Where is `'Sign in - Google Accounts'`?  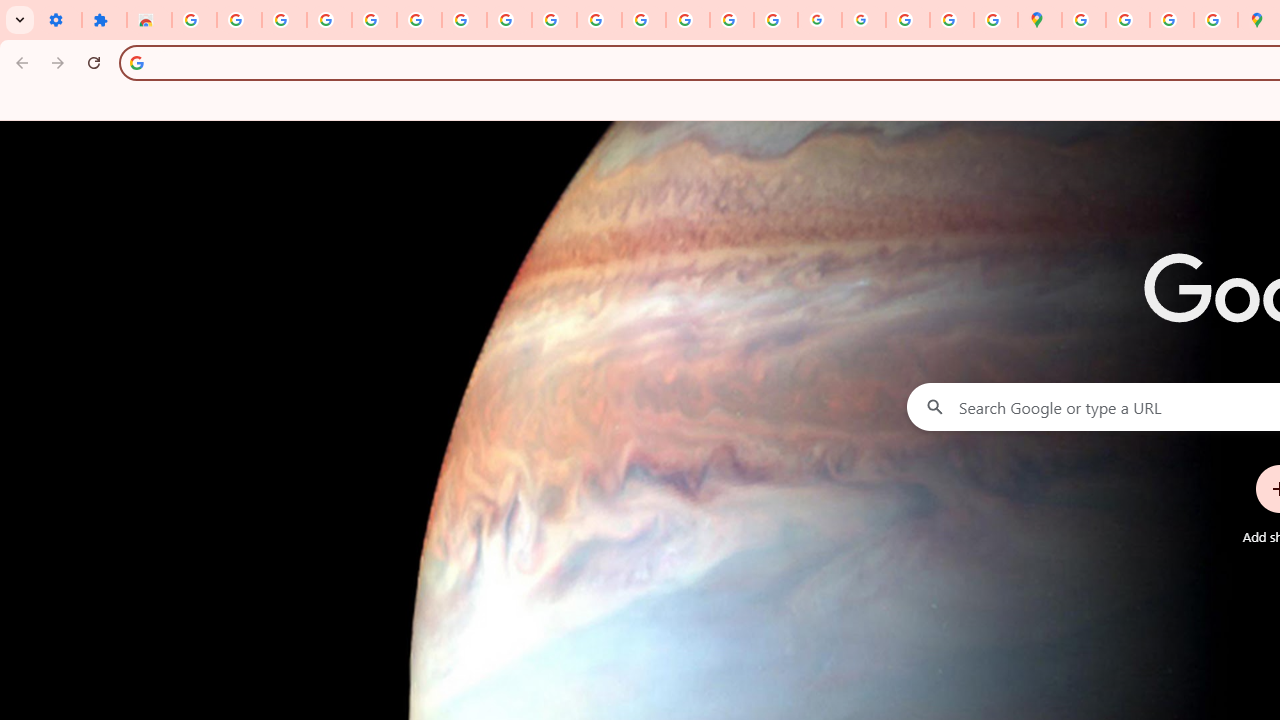
'Sign in - Google Accounts' is located at coordinates (194, 20).